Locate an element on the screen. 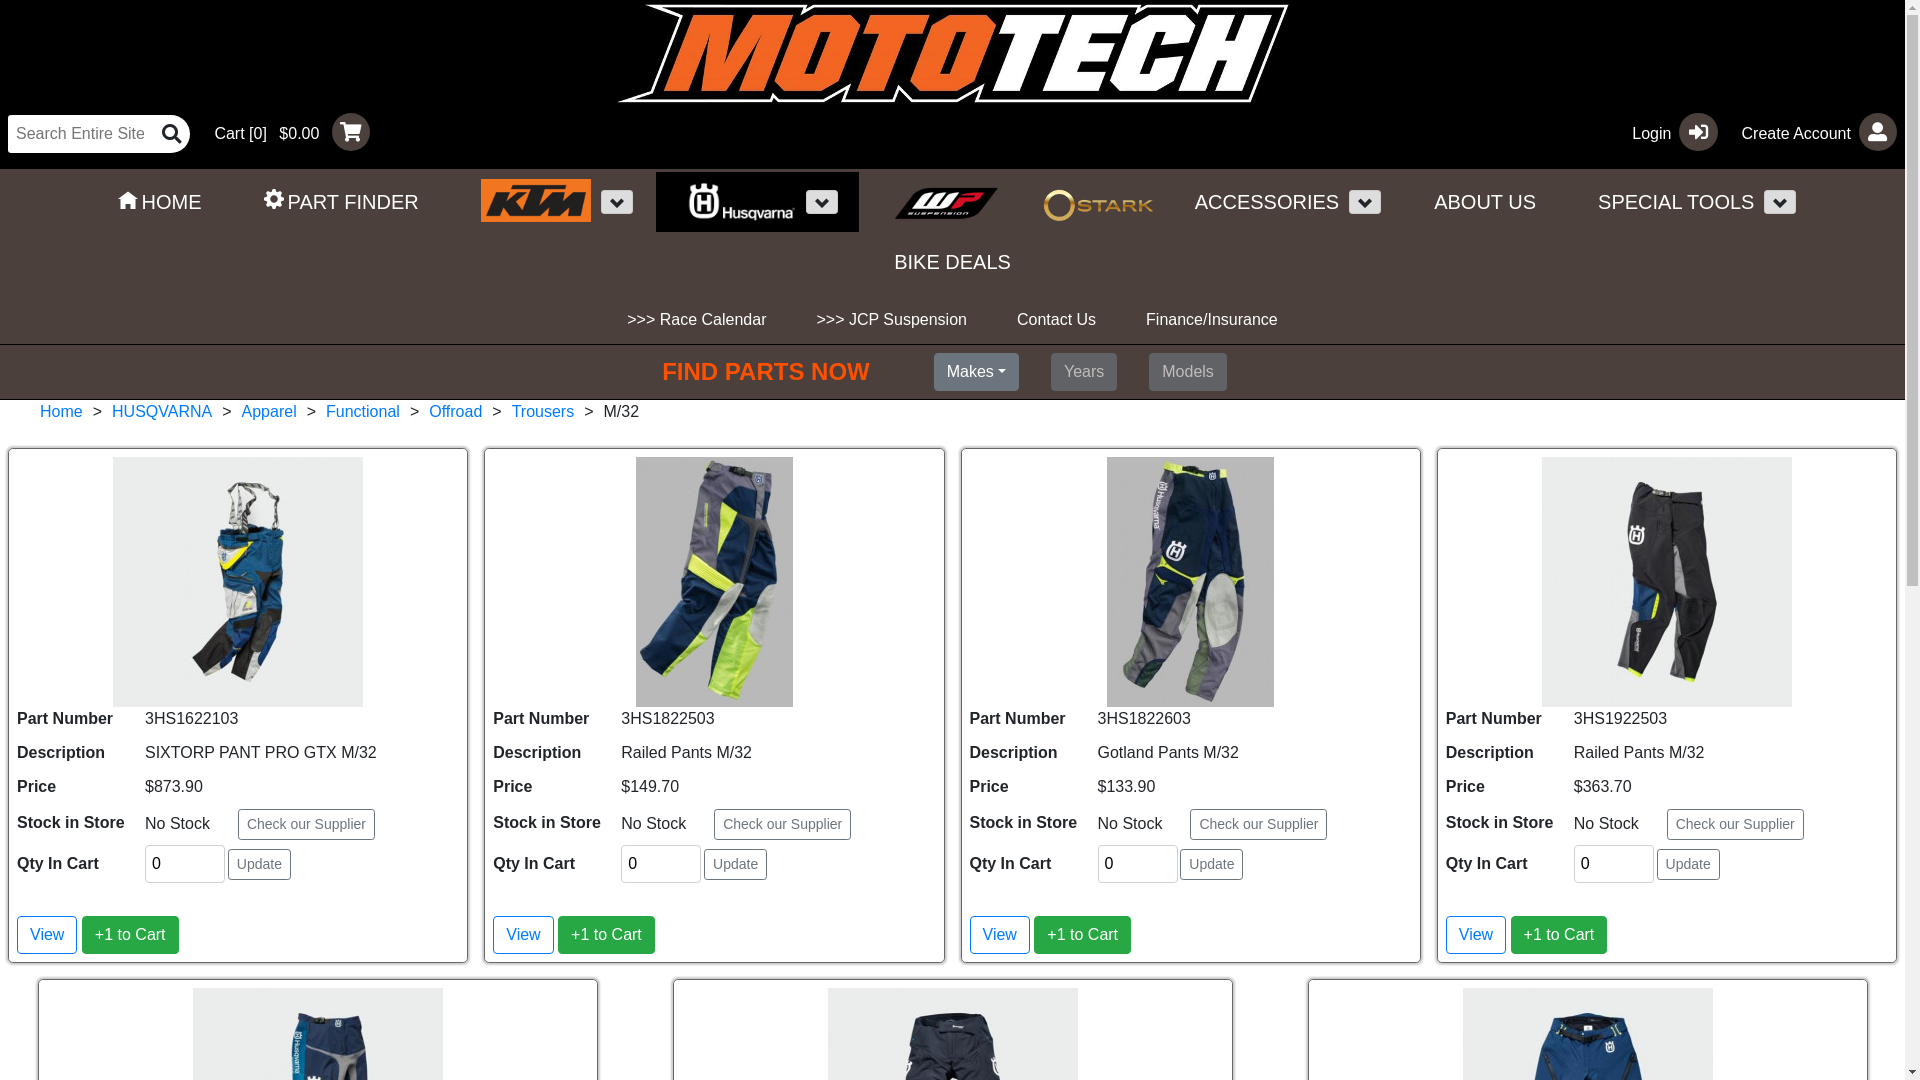  'SPECIAL TOOLS' is located at coordinates (1567, 201).